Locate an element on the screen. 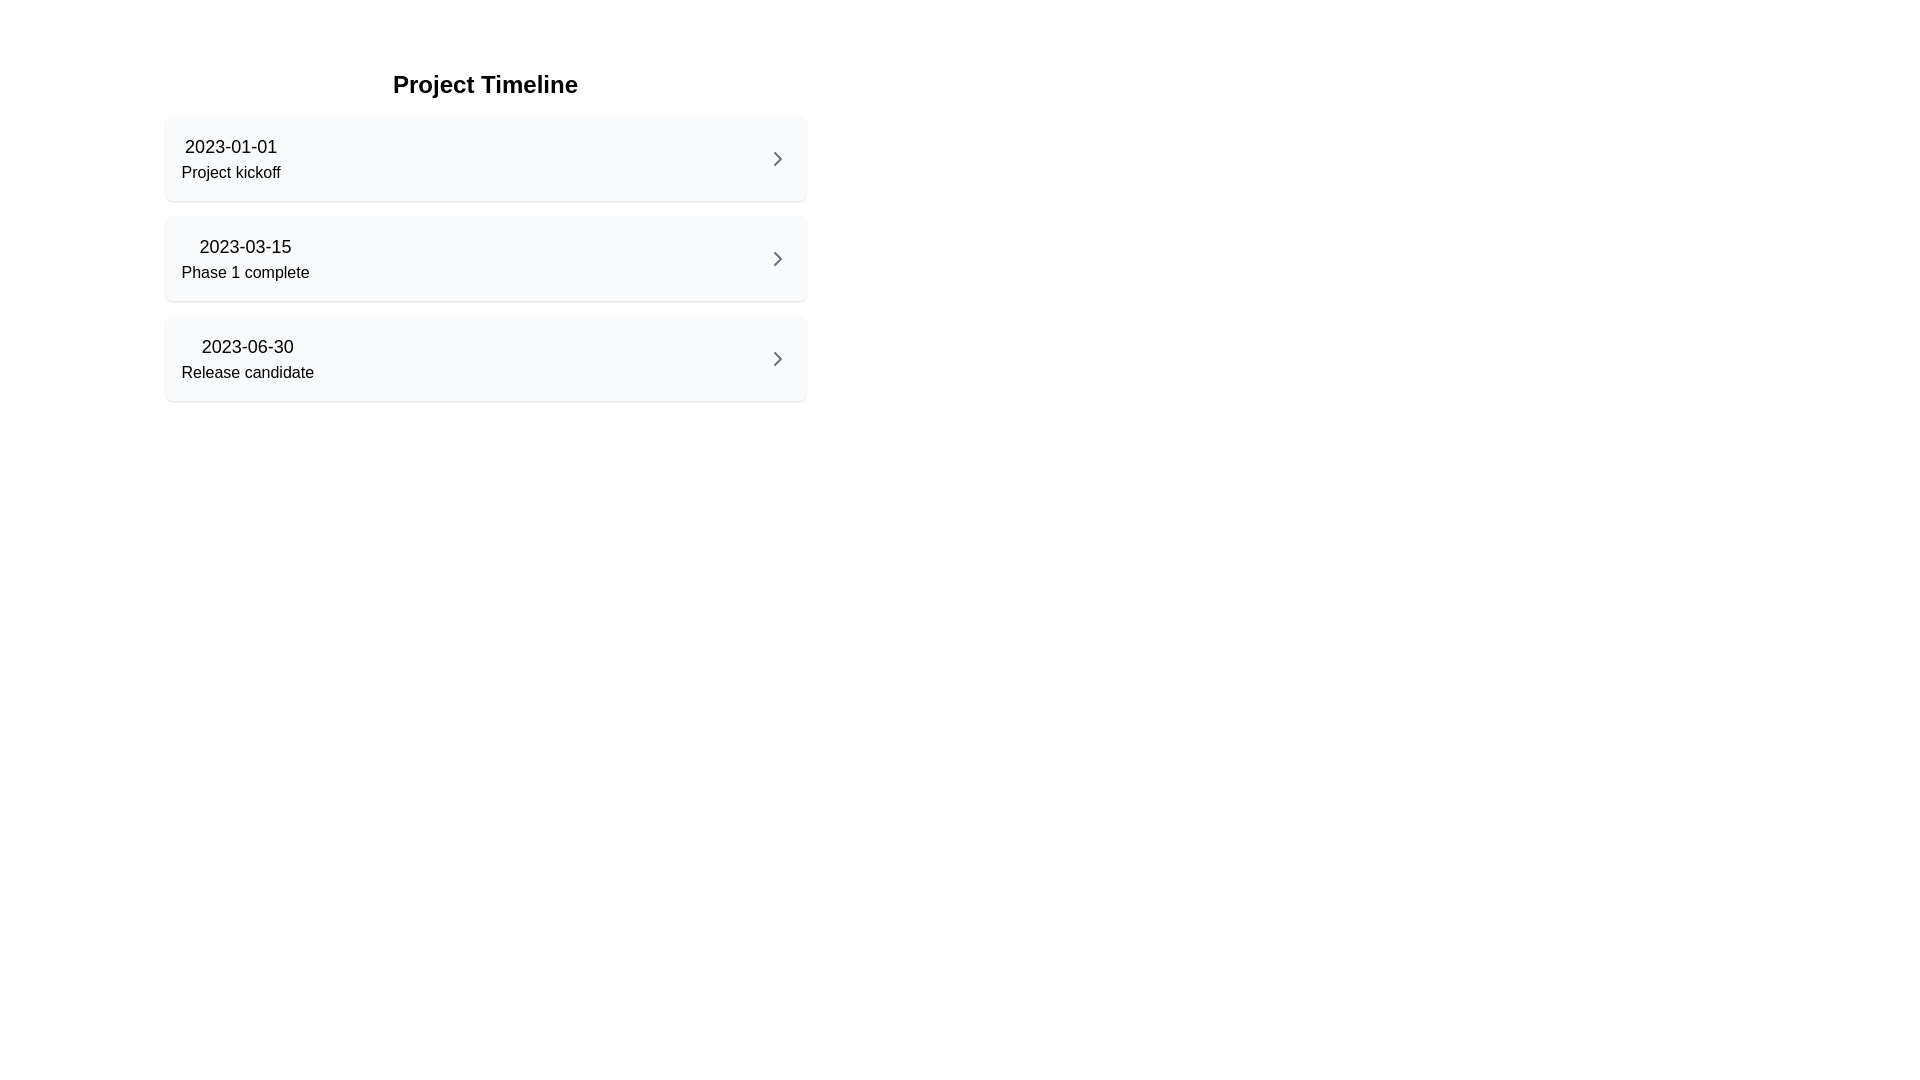 The image size is (1920, 1080). the text label displaying '2023-01-01' located at the top of the first timeline section, above the label 'Project kickoff' is located at coordinates (230, 145).